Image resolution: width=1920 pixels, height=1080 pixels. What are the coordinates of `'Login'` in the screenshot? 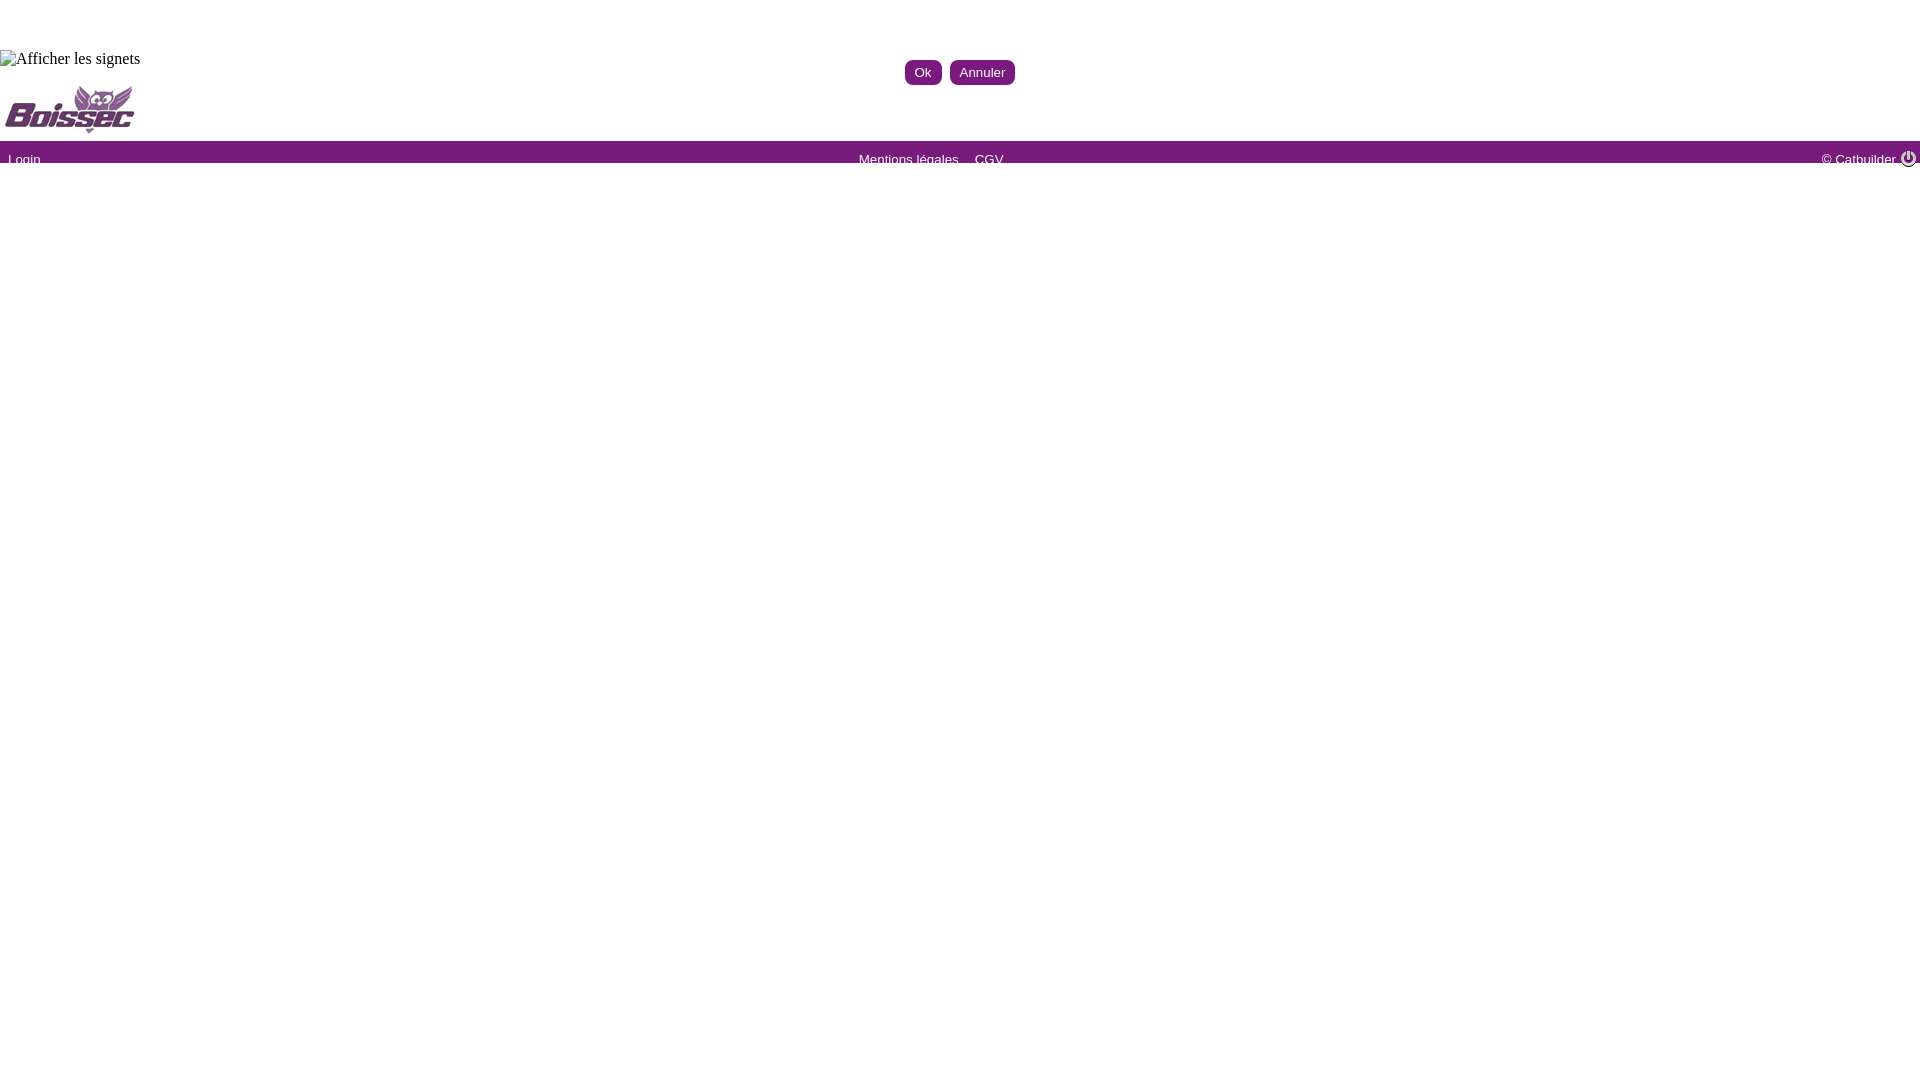 It's located at (24, 158).